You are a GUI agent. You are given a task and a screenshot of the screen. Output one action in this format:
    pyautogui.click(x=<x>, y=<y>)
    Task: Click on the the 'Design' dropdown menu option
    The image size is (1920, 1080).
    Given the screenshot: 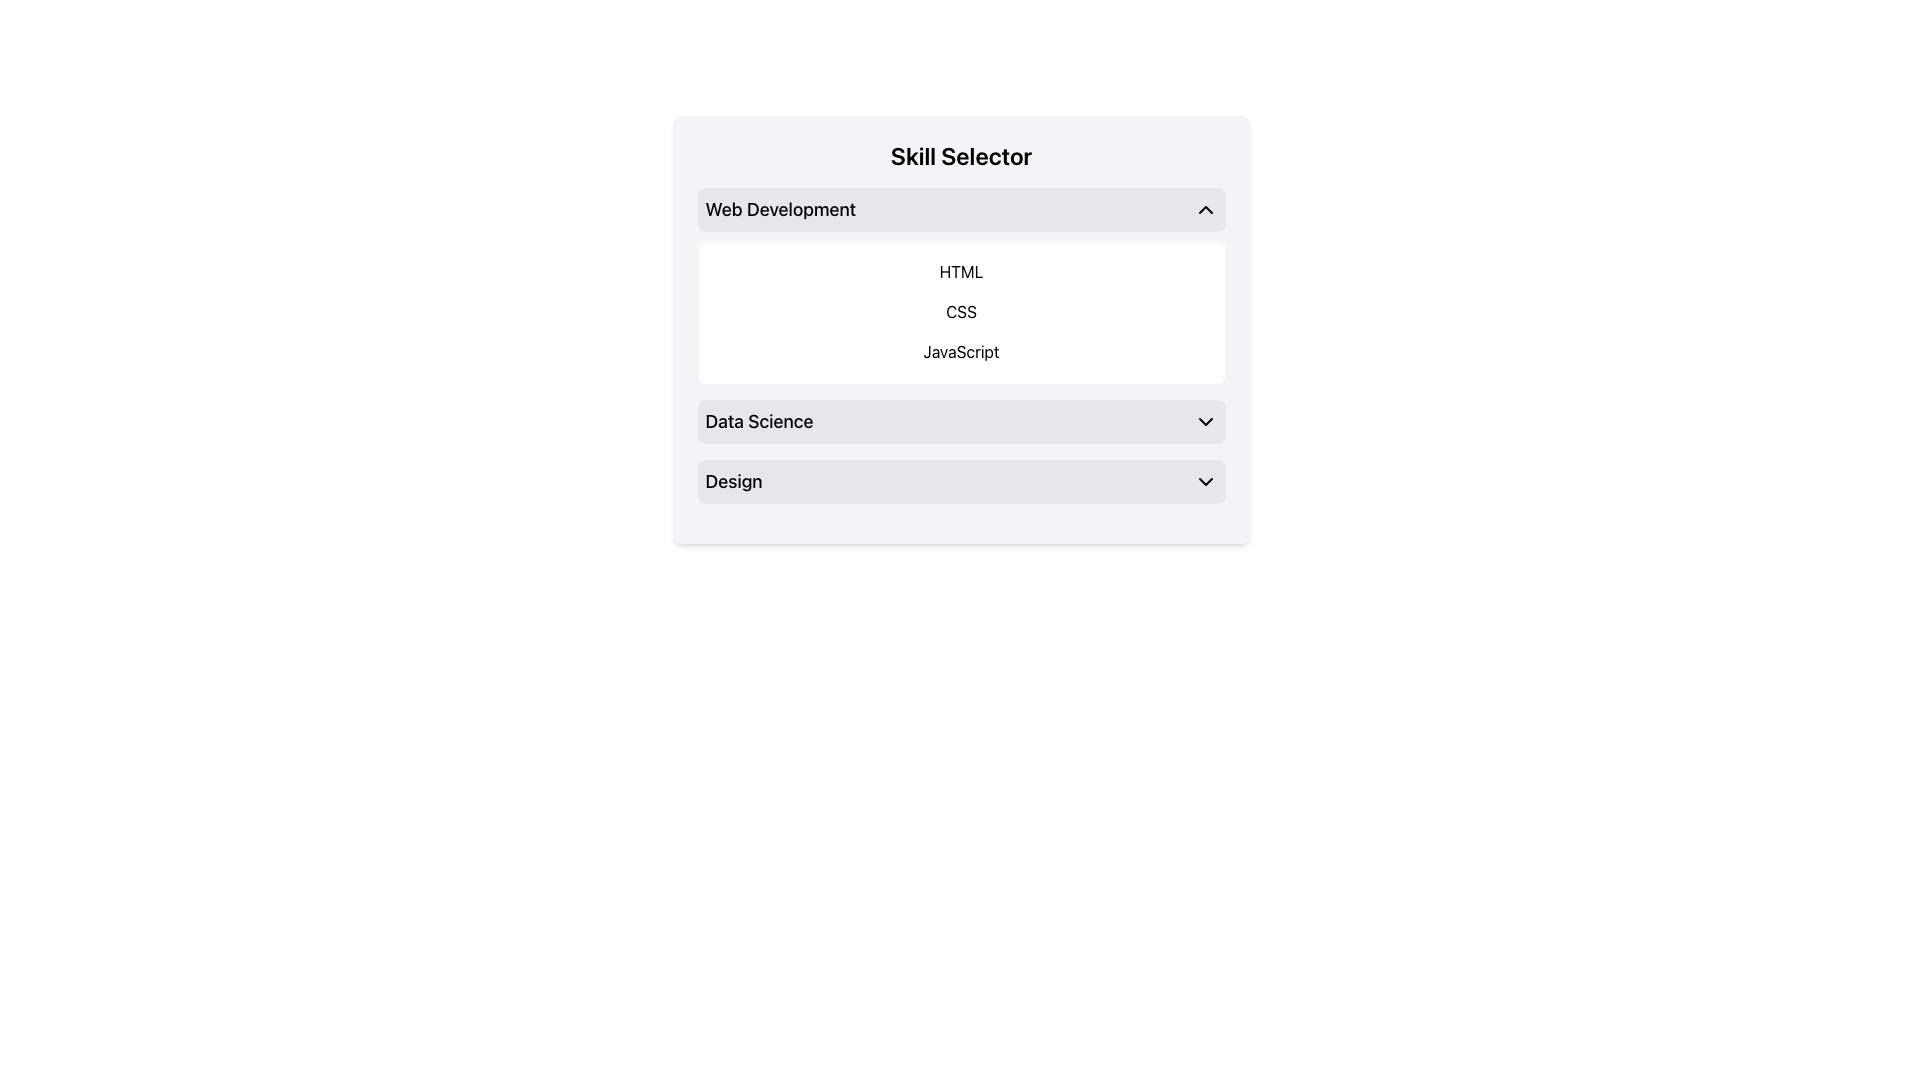 What is the action you would take?
    pyautogui.click(x=961, y=482)
    